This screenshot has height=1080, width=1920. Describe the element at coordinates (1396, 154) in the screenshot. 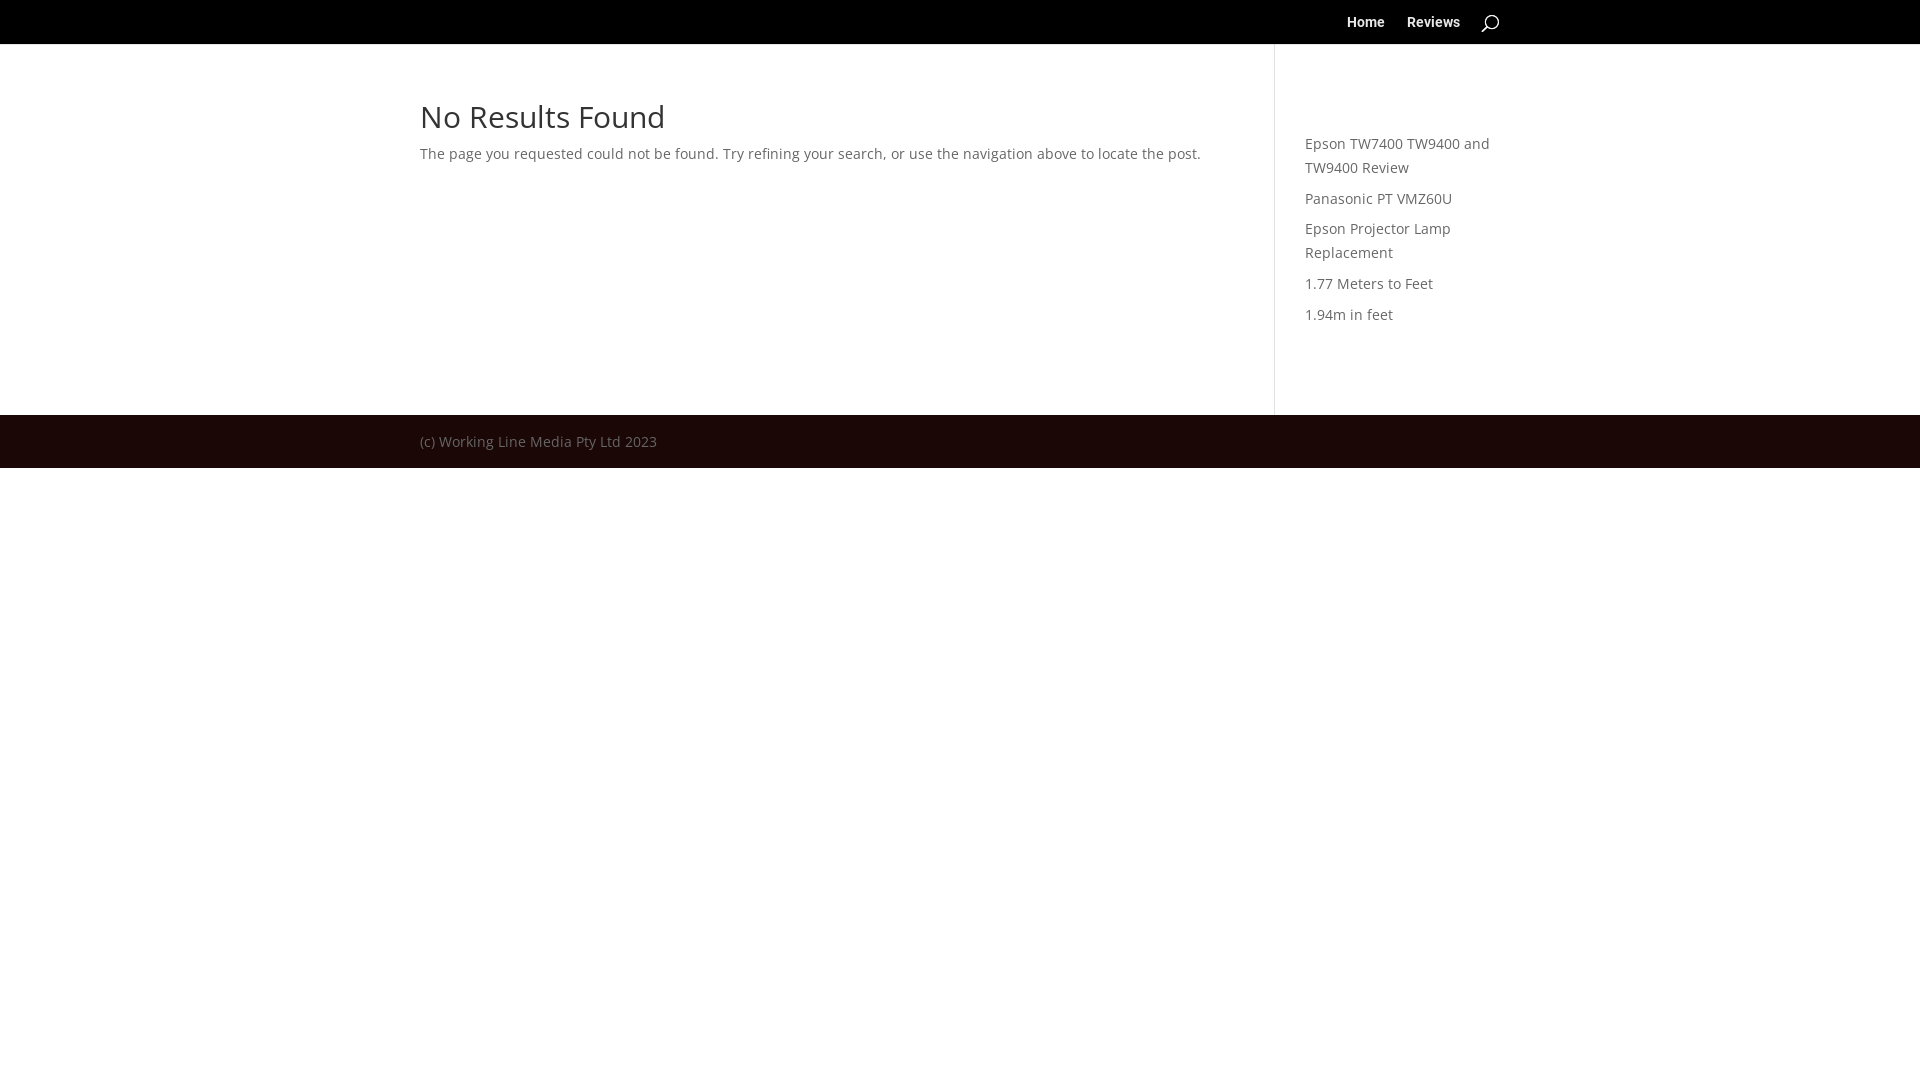

I see `'Epson TW7400 TW9400 and TW9400 Review'` at that location.